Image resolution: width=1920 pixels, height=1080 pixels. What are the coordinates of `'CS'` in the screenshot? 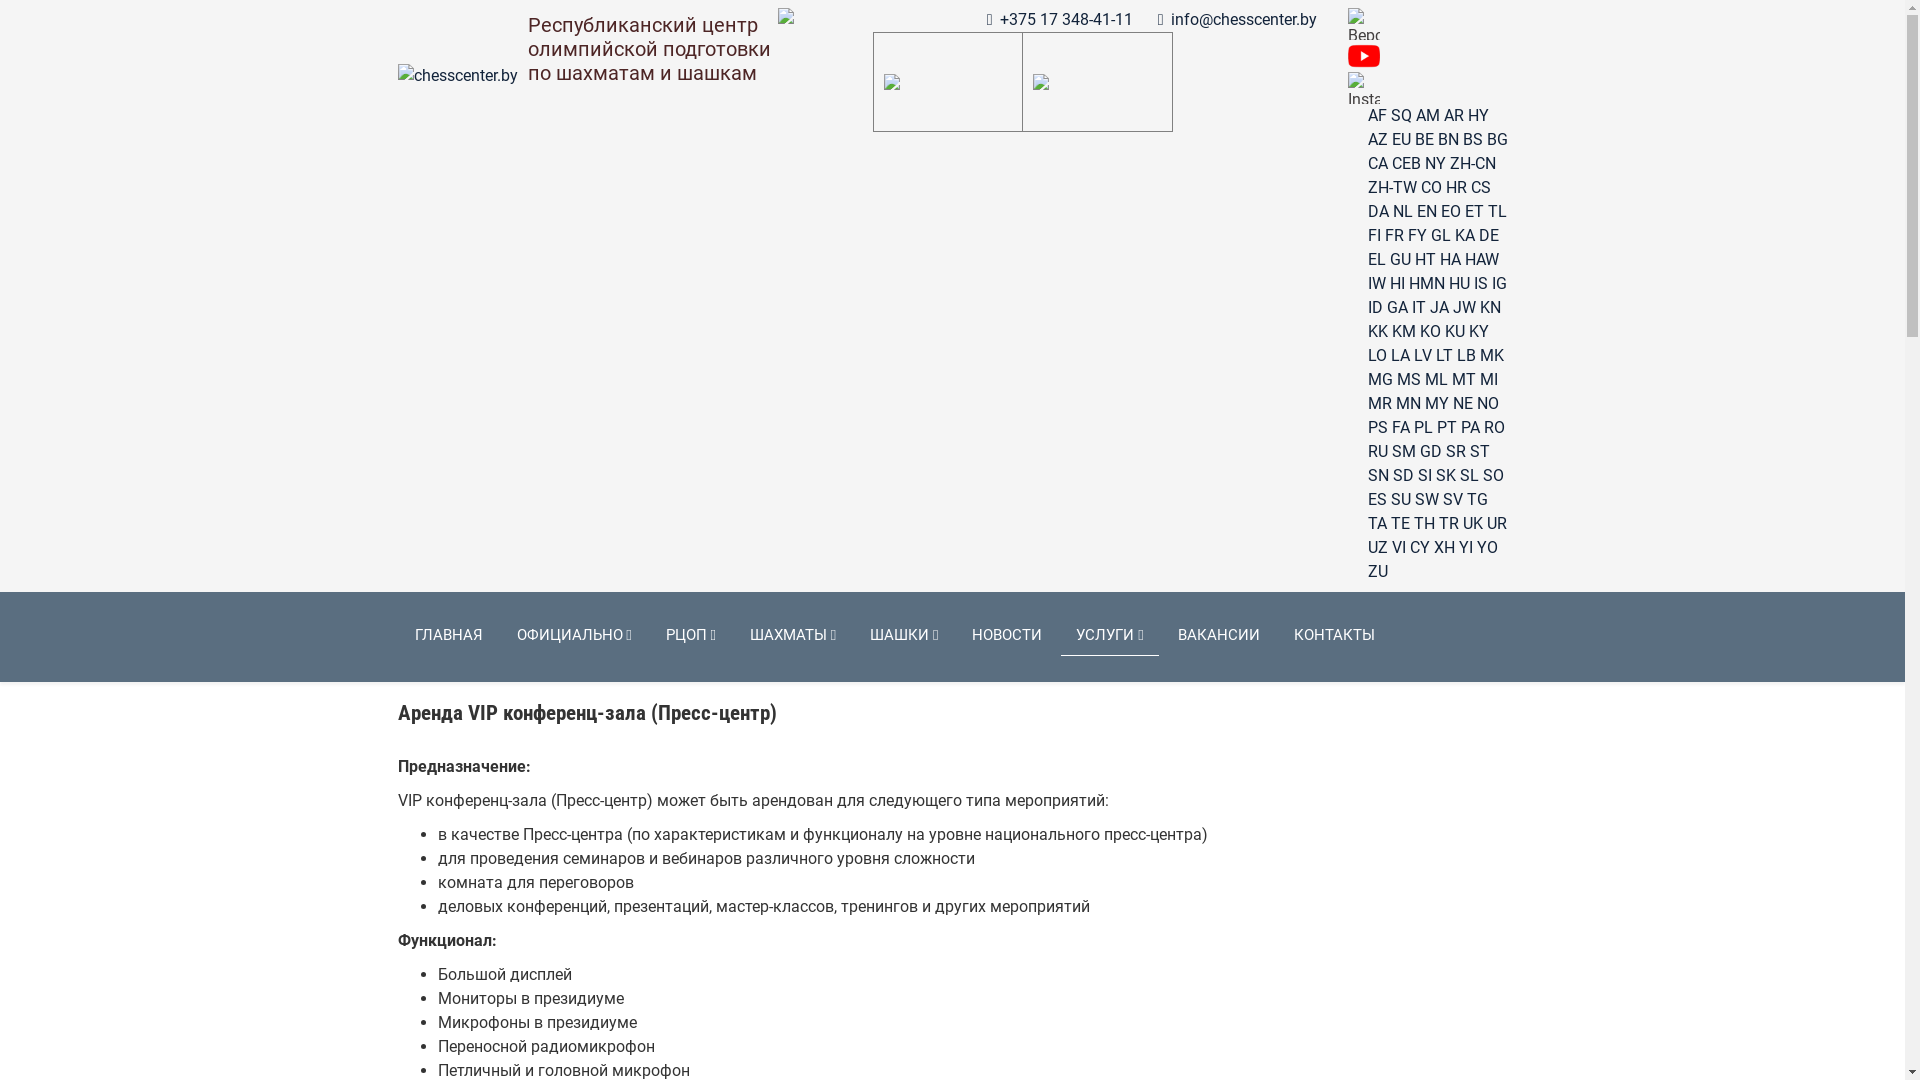 It's located at (1479, 187).